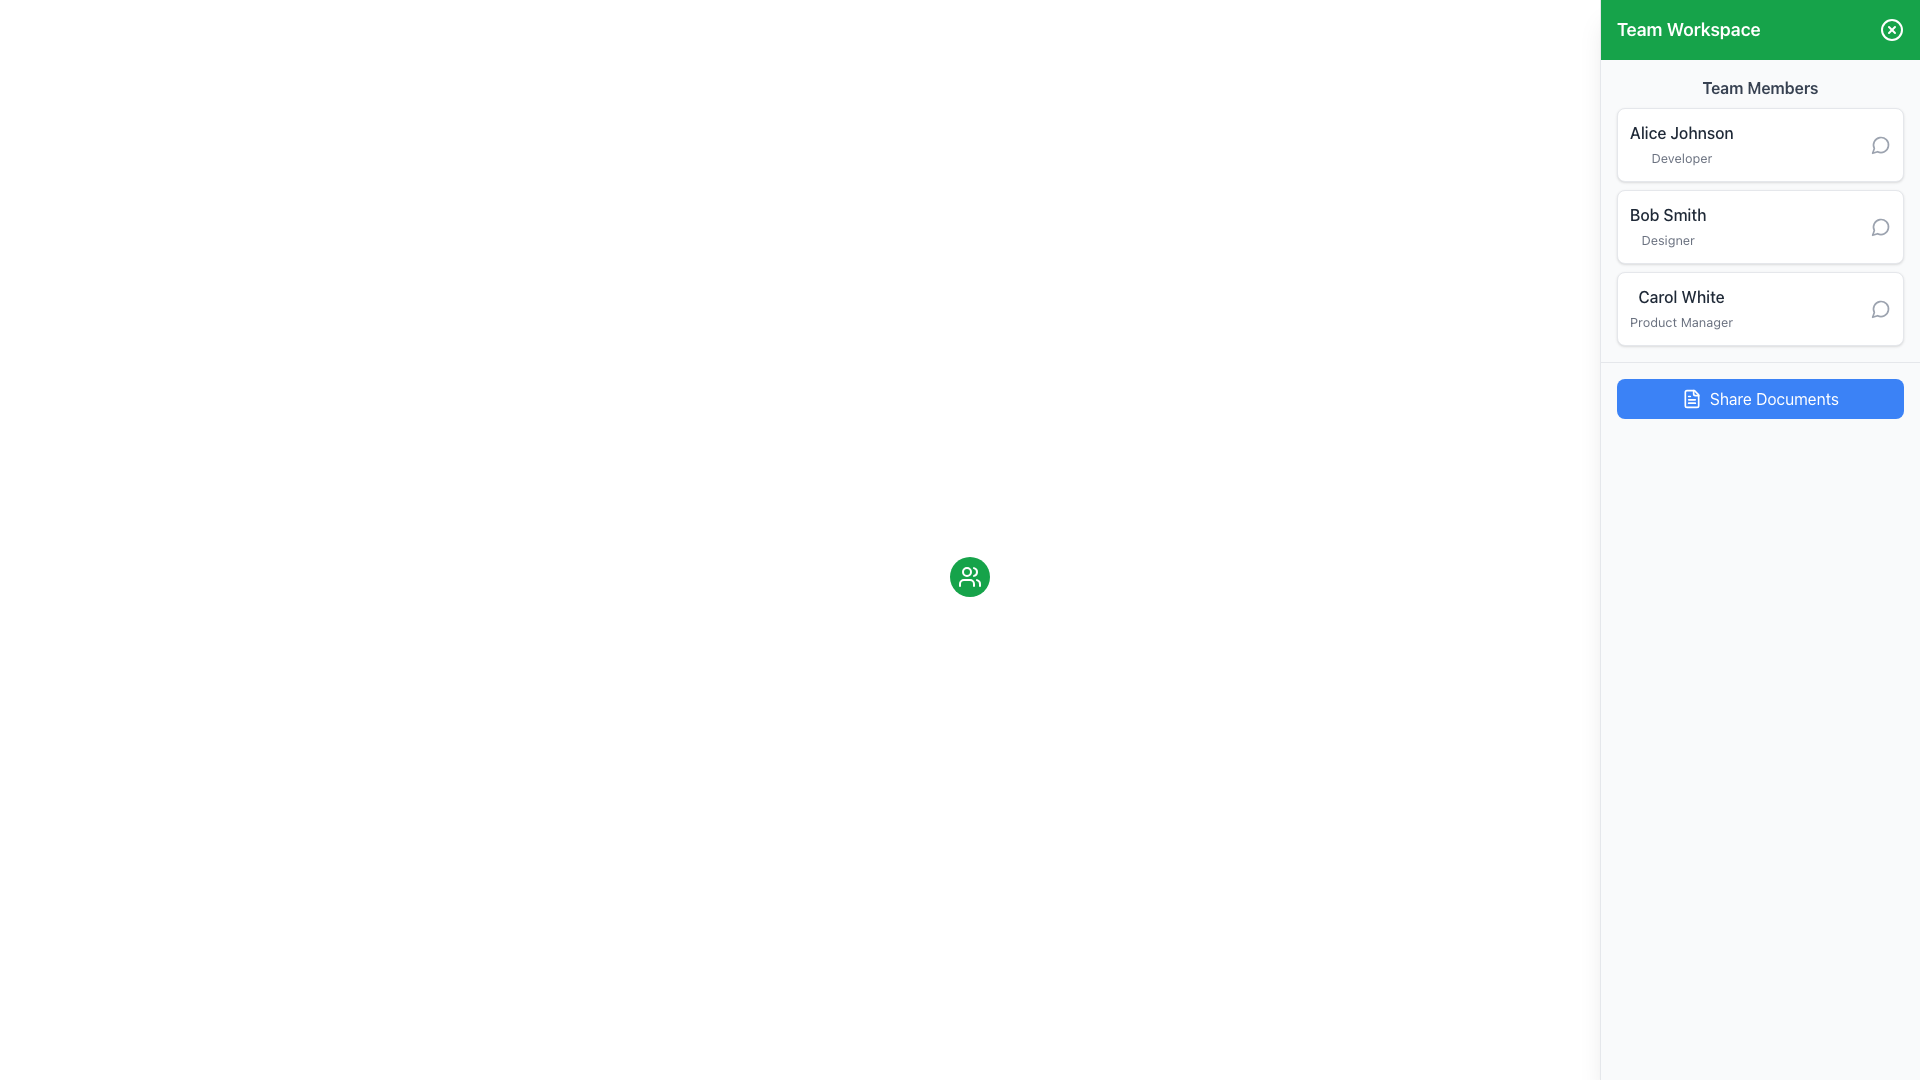 The height and width of the screenshot is (1080, 1920). Describe the element at coordinates (1668, 226) in the screenshot. I see `information displayed on the text label identifying the team member, which is the second item in the vertical list of user entries under the 'Team Members' section` at that location.